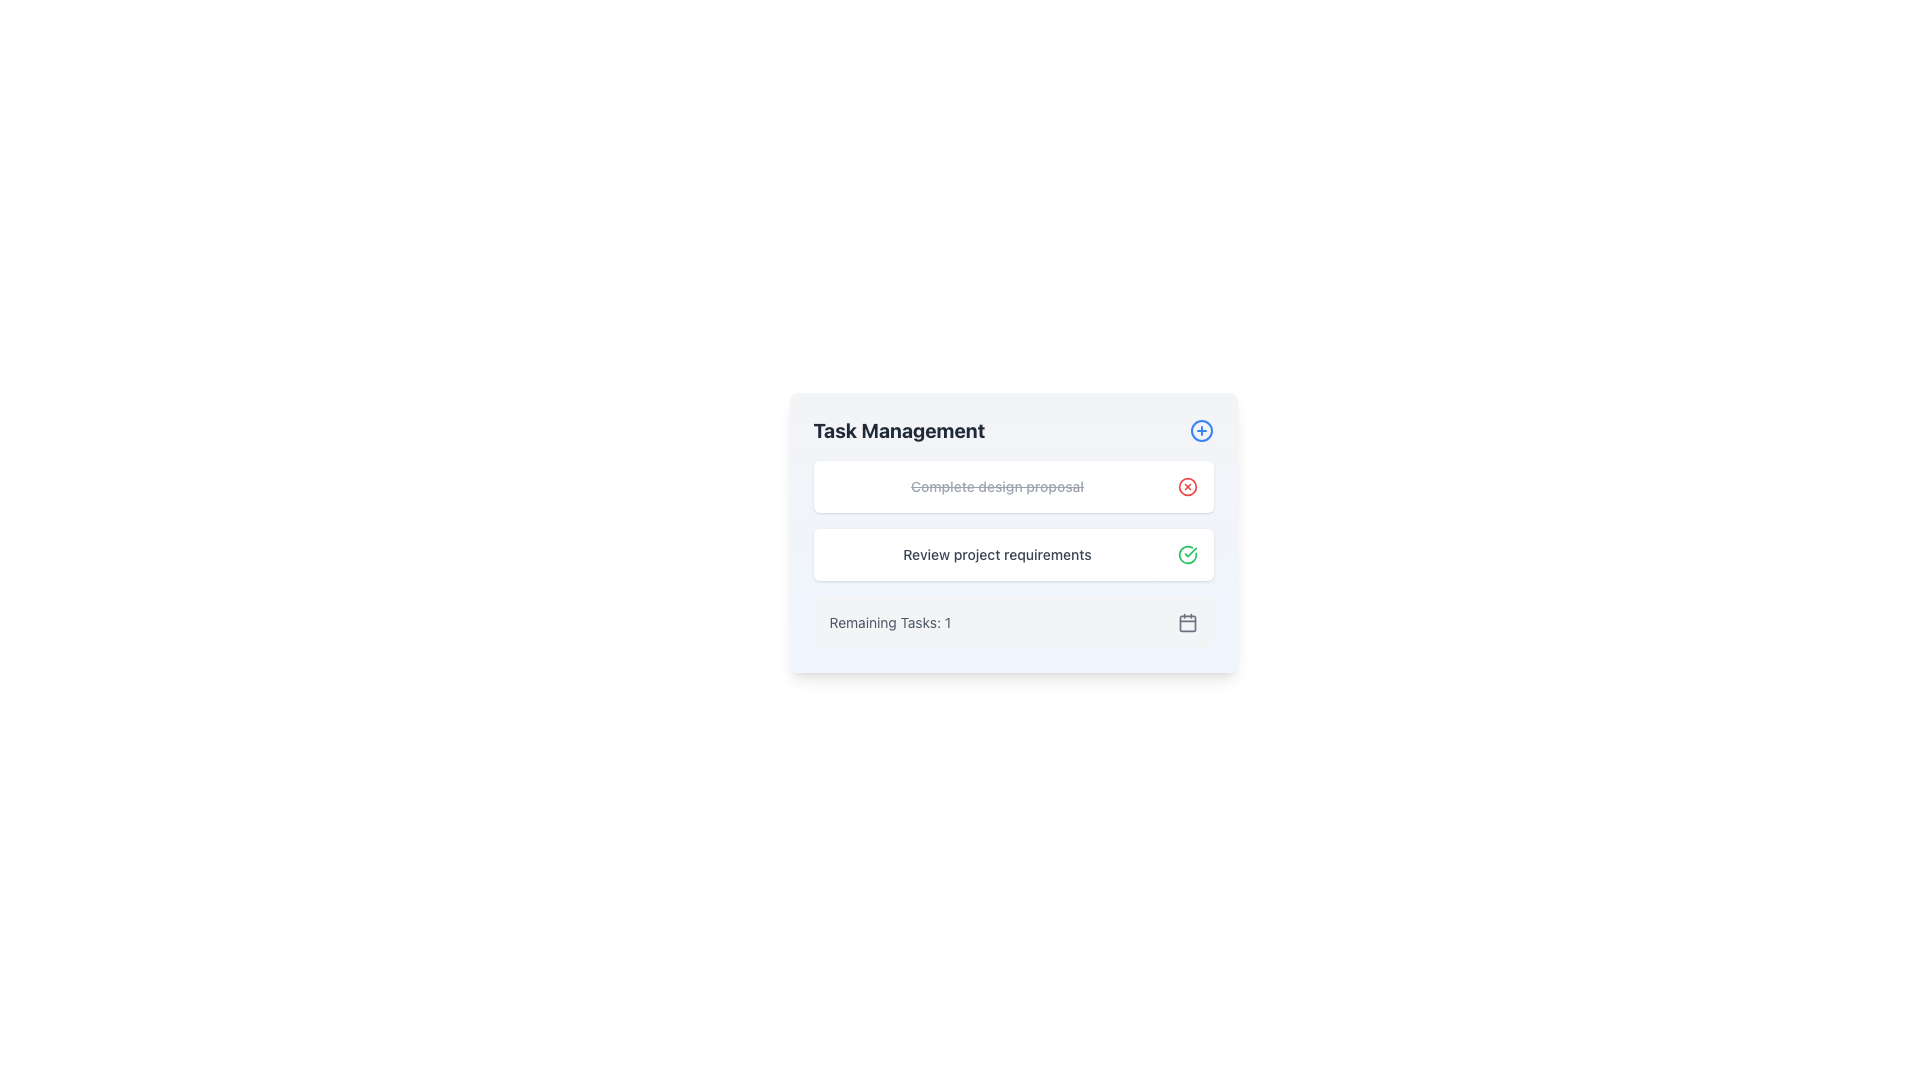 The width and height of the screenshot is (1920, 1080). I want to click on the calendar icon located at the top-right corner of the section displaying 'Remaining Tasks: 1', so click(1187, 622).